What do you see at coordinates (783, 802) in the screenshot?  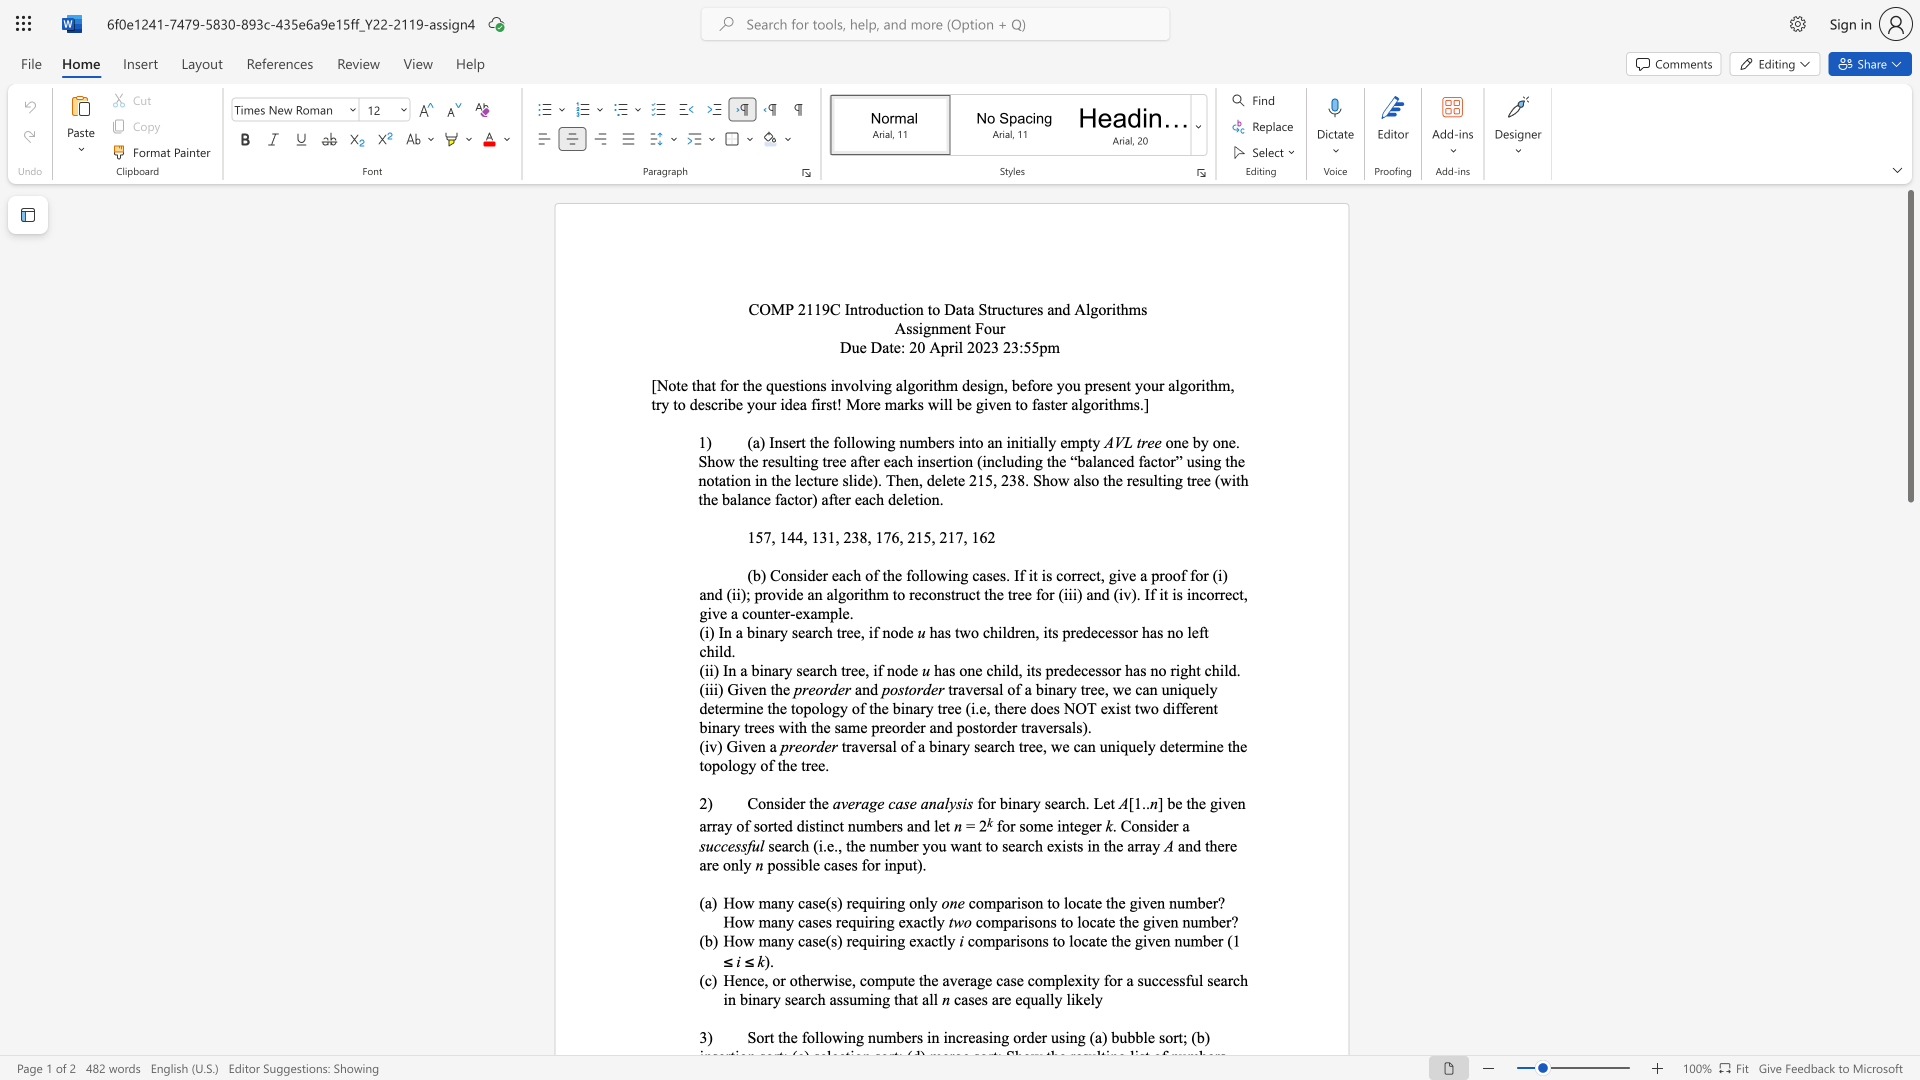 I see `the subset text "der" within the text "Consider the"` at bounding box center [783, 802].